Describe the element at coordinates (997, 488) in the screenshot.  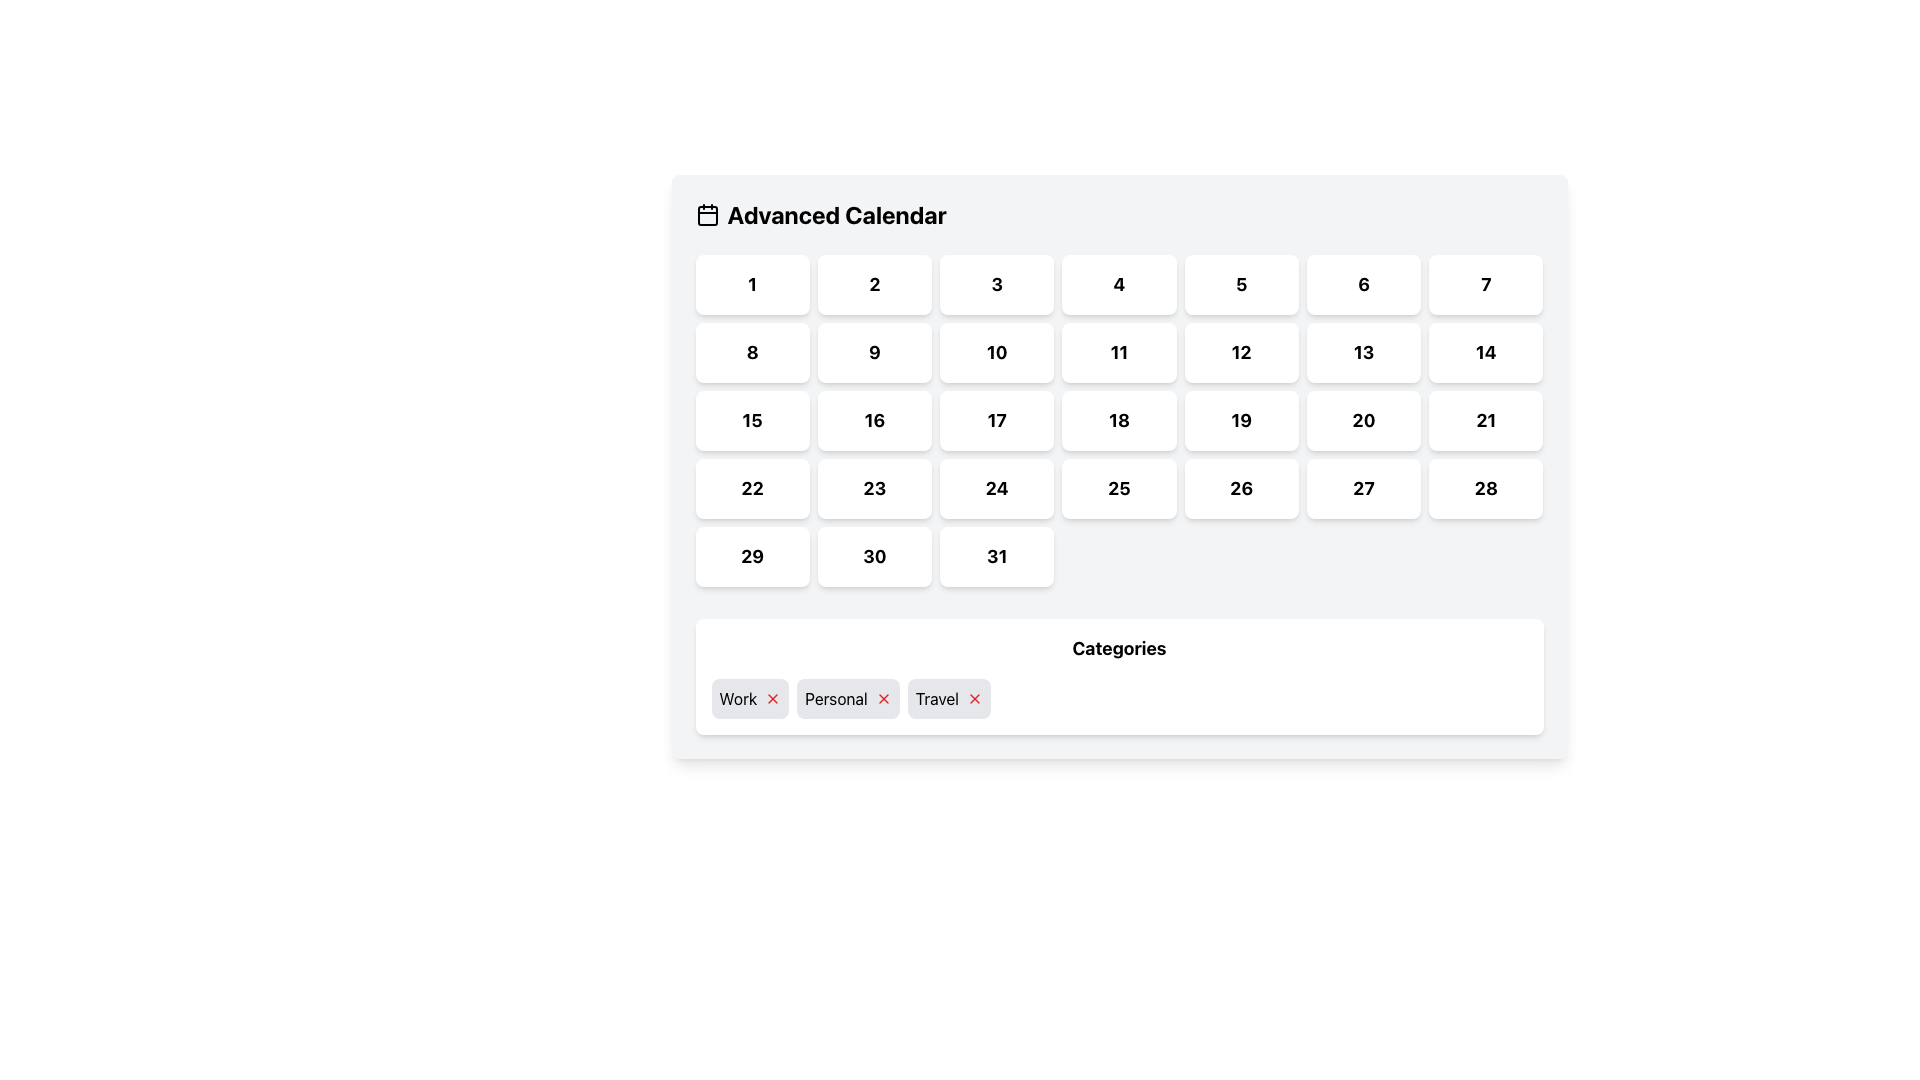
I see `date label text '24' from the calendar interface, which is located in the fourth row and fourth column of the 'Advanced Calendar' layout` at that location.